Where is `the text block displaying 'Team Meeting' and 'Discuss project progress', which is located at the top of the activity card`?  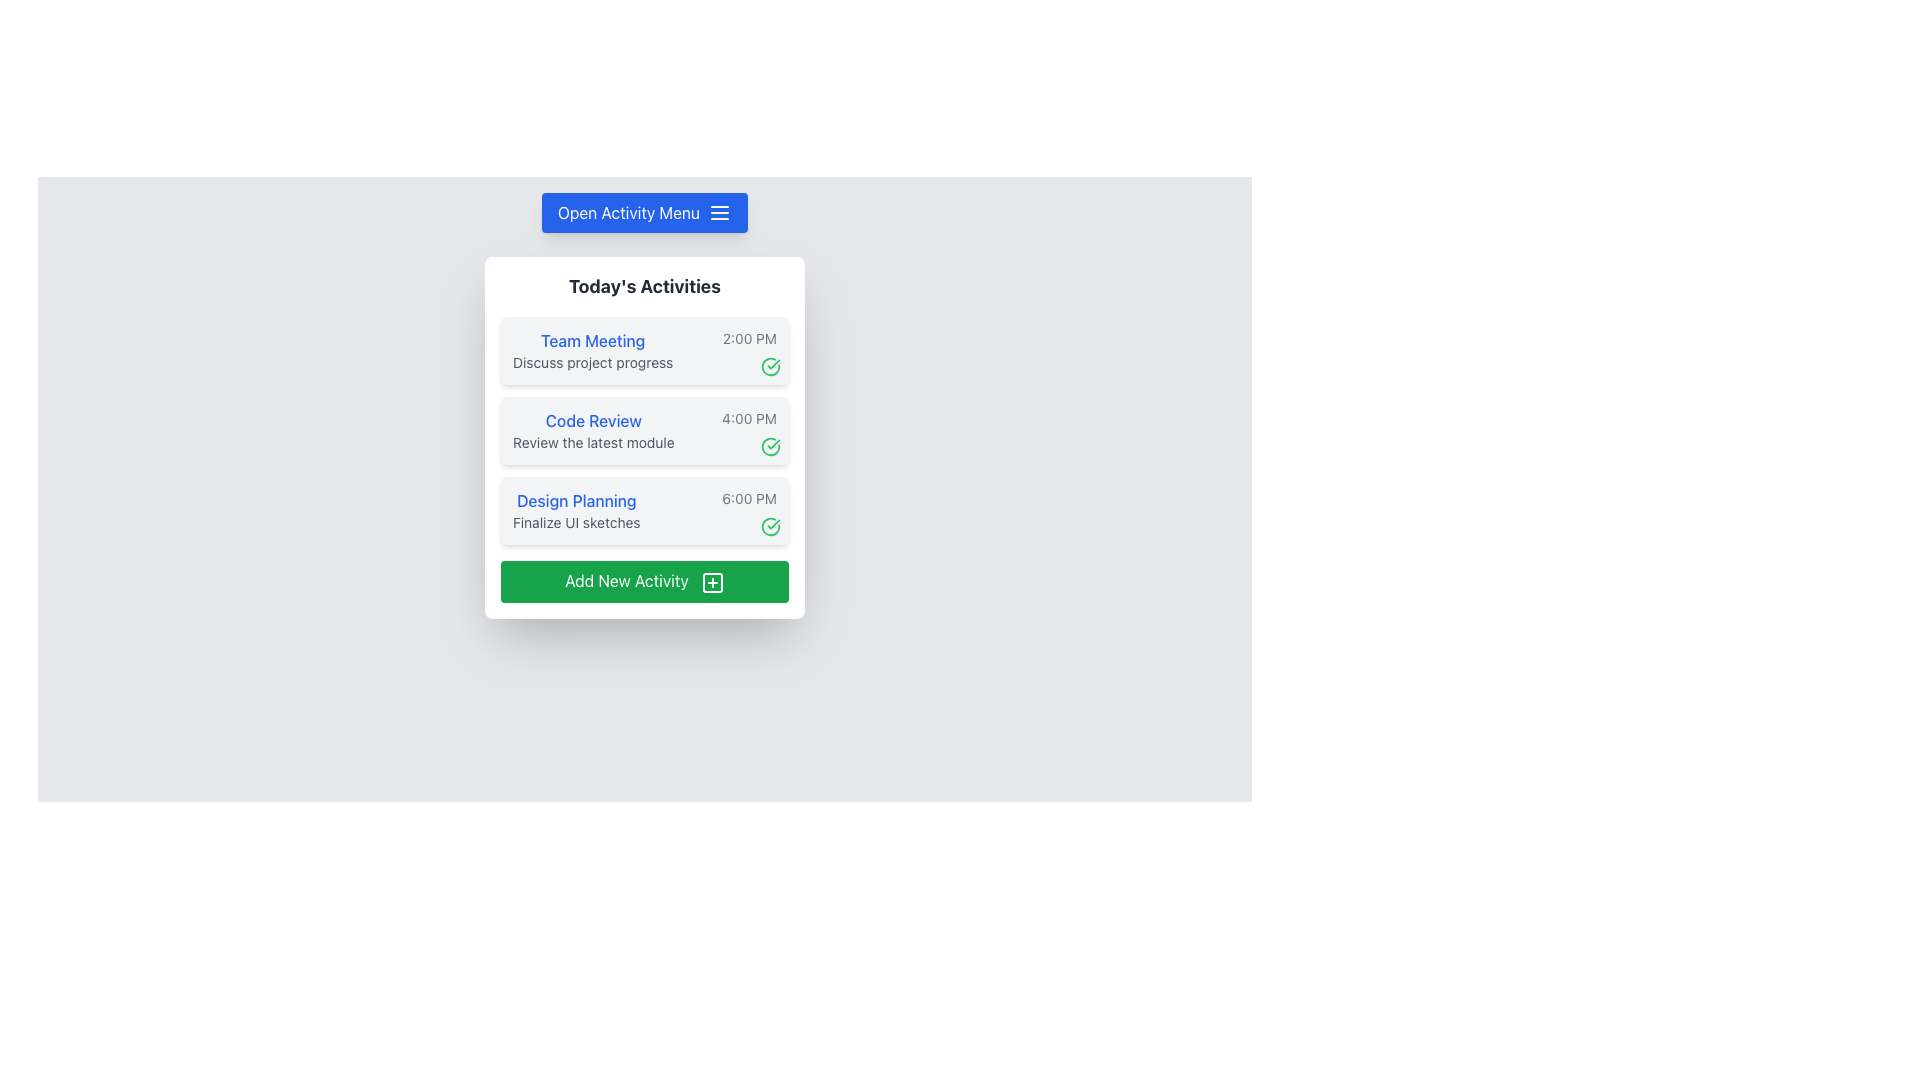
the text block displaying 'Team Meeting' and 'Discuss project progress', which is located at the top of the activity card is located at coordinates (592, 350).